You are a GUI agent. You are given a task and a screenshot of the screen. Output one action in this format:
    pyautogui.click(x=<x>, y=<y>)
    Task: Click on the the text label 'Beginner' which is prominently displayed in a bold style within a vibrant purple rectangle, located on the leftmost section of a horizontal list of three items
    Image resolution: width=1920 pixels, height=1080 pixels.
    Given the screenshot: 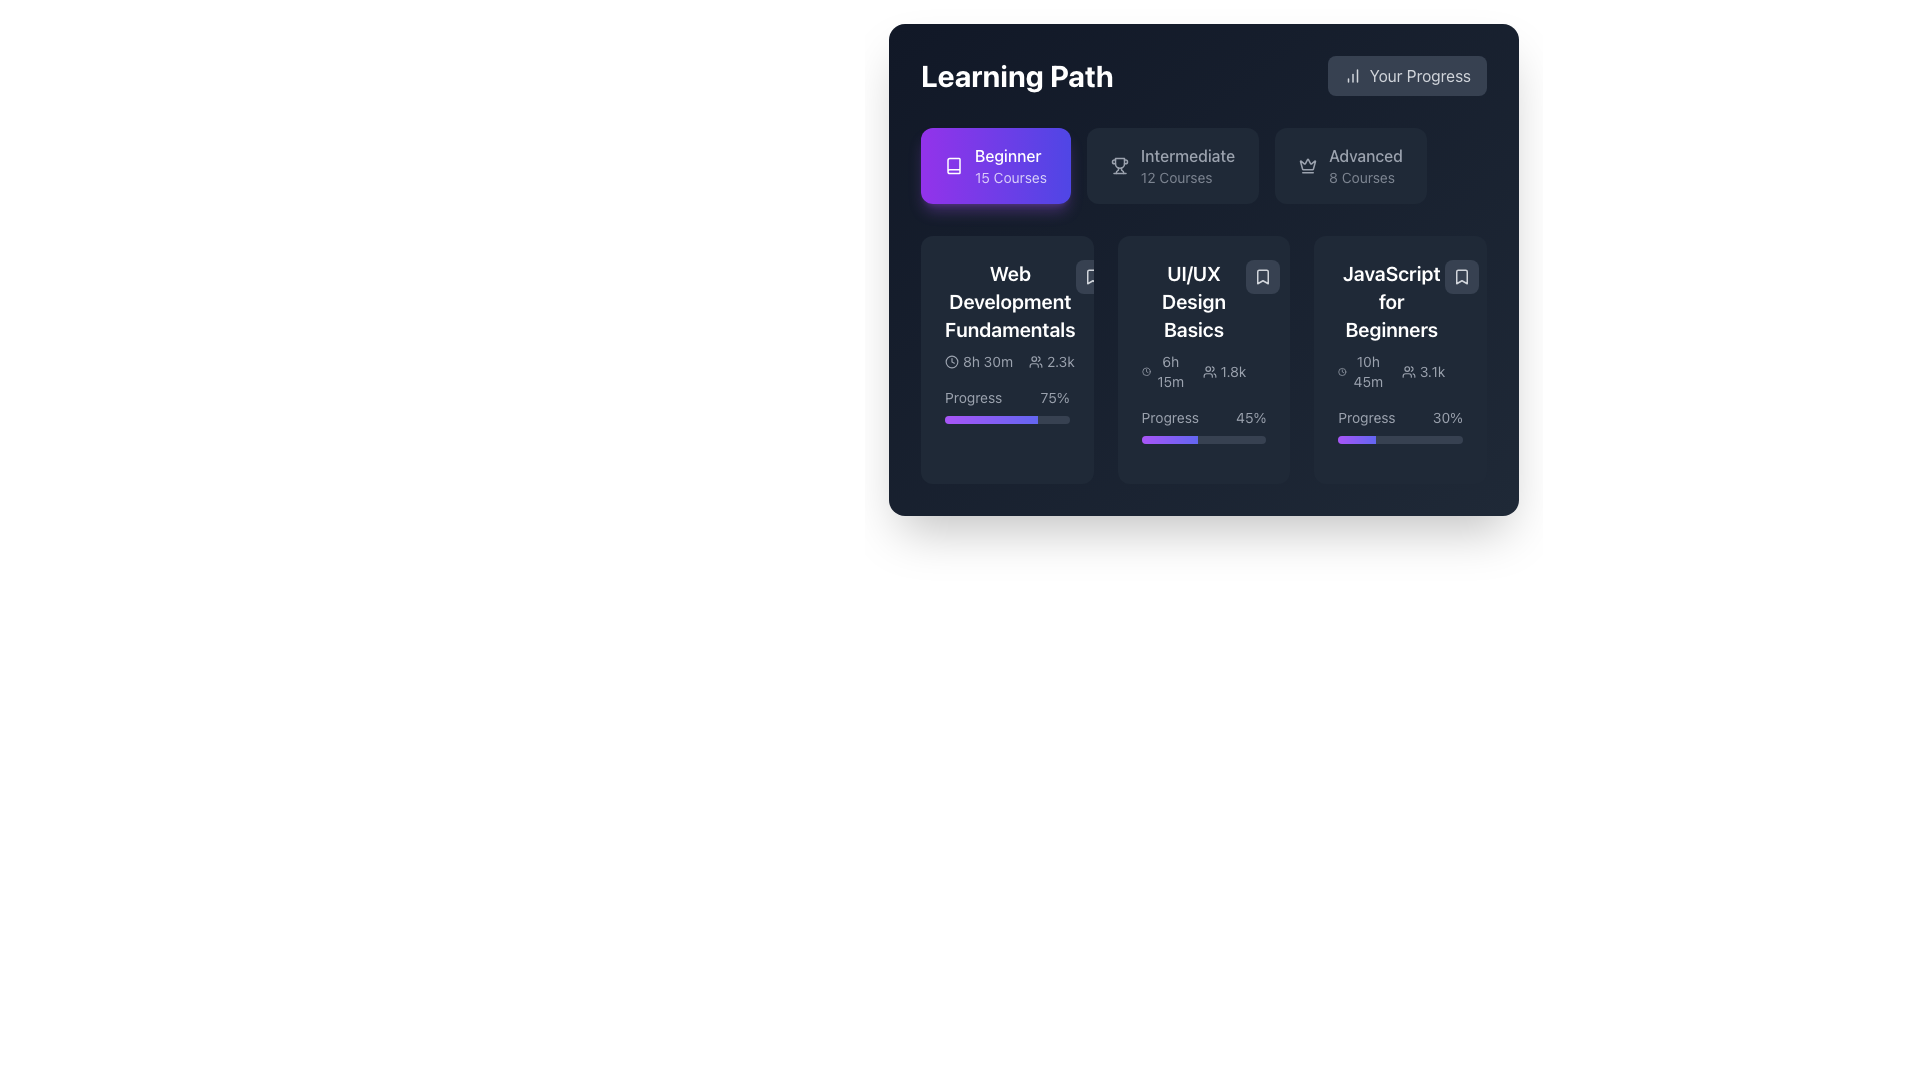 What is the action you would take?
    pyautogui.click(x=1010, y=154)
    